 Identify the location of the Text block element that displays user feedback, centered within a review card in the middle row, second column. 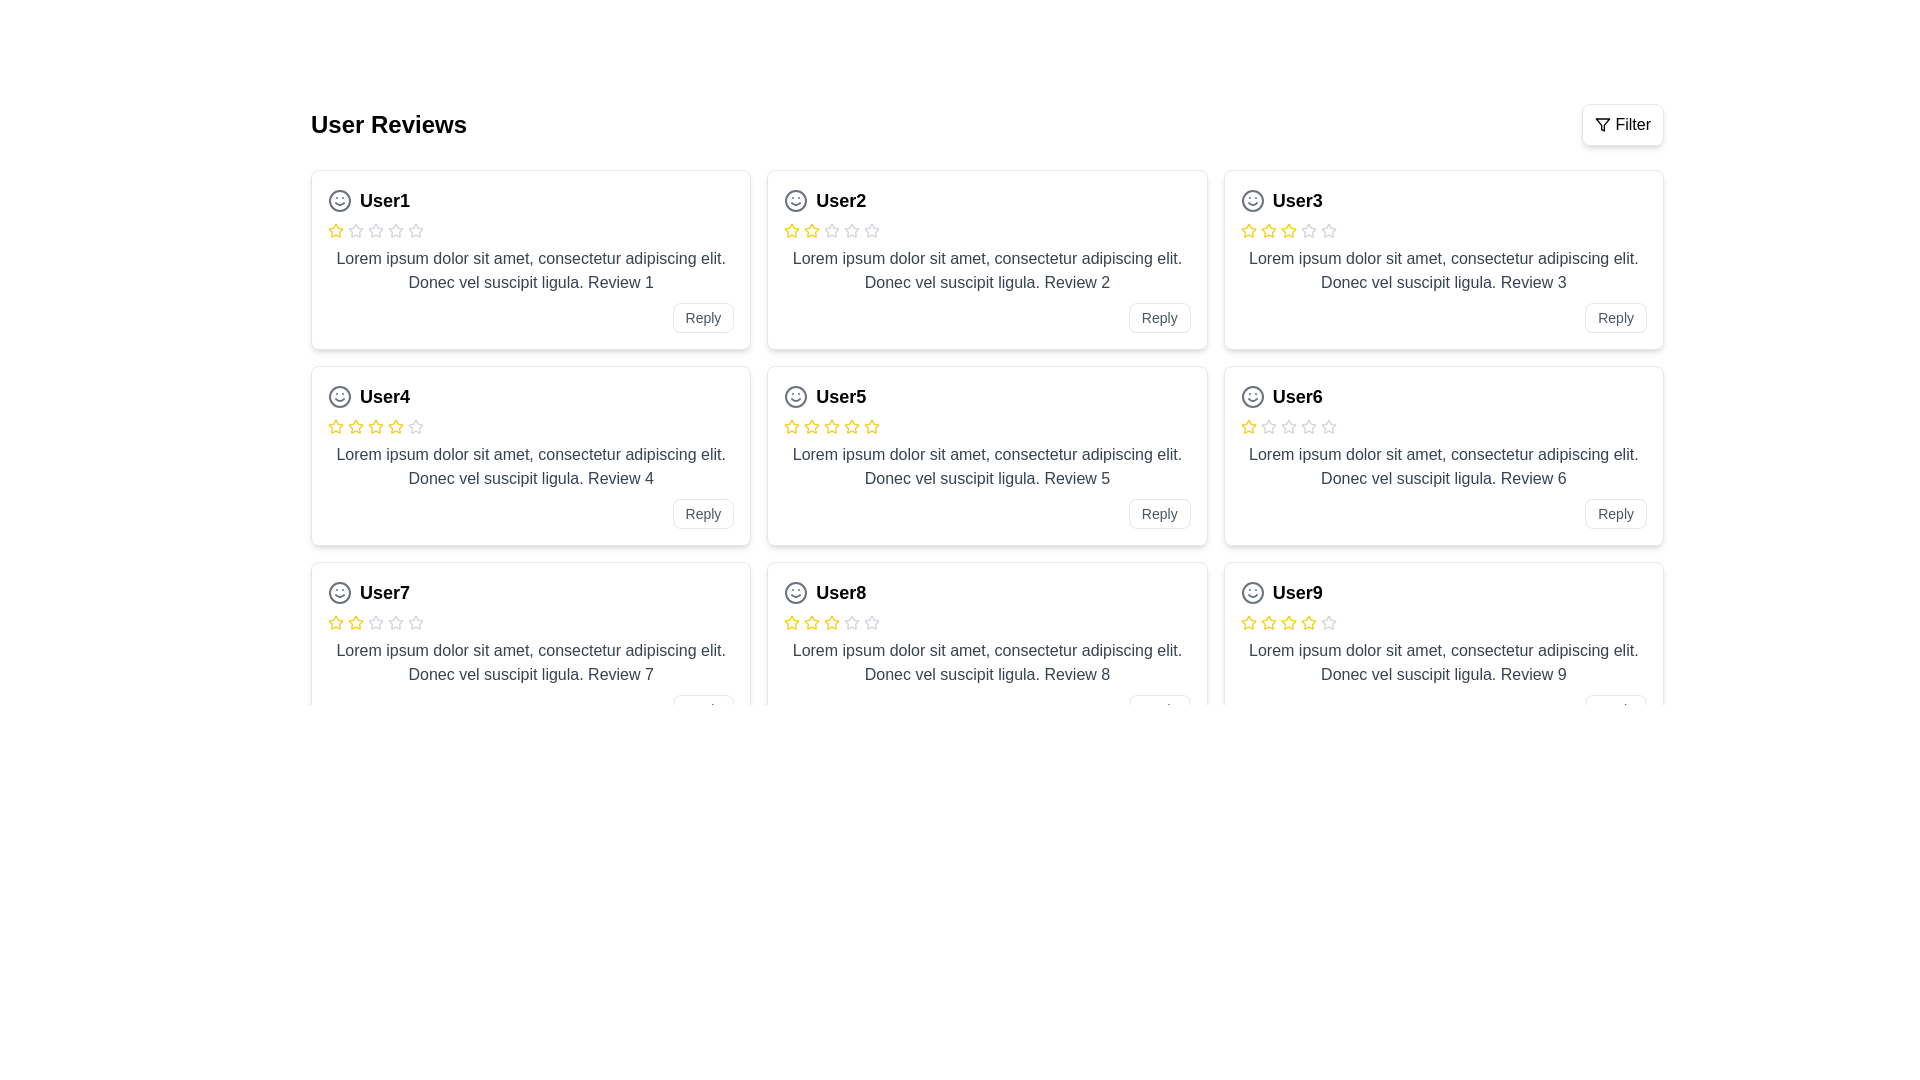
(987, 466).